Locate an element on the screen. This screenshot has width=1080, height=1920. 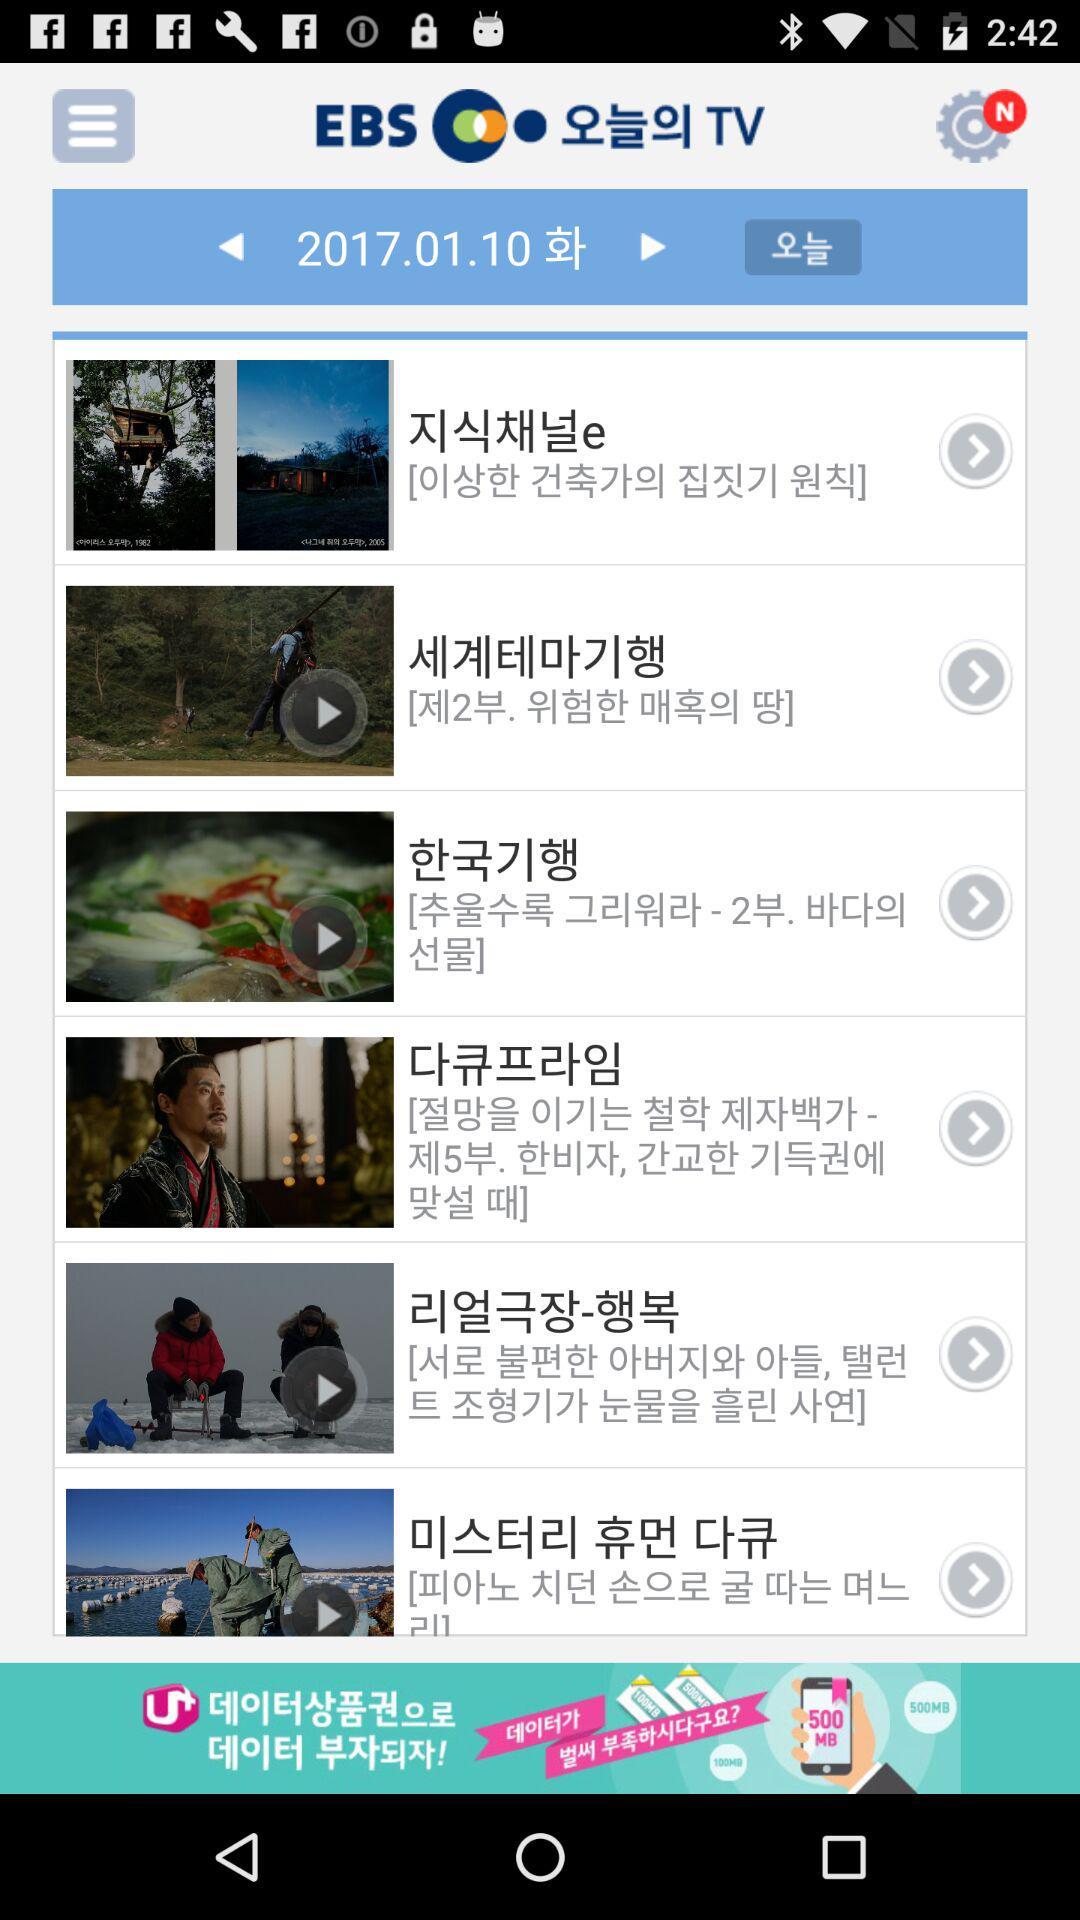
the play icon is located at coordinates (652, 263).